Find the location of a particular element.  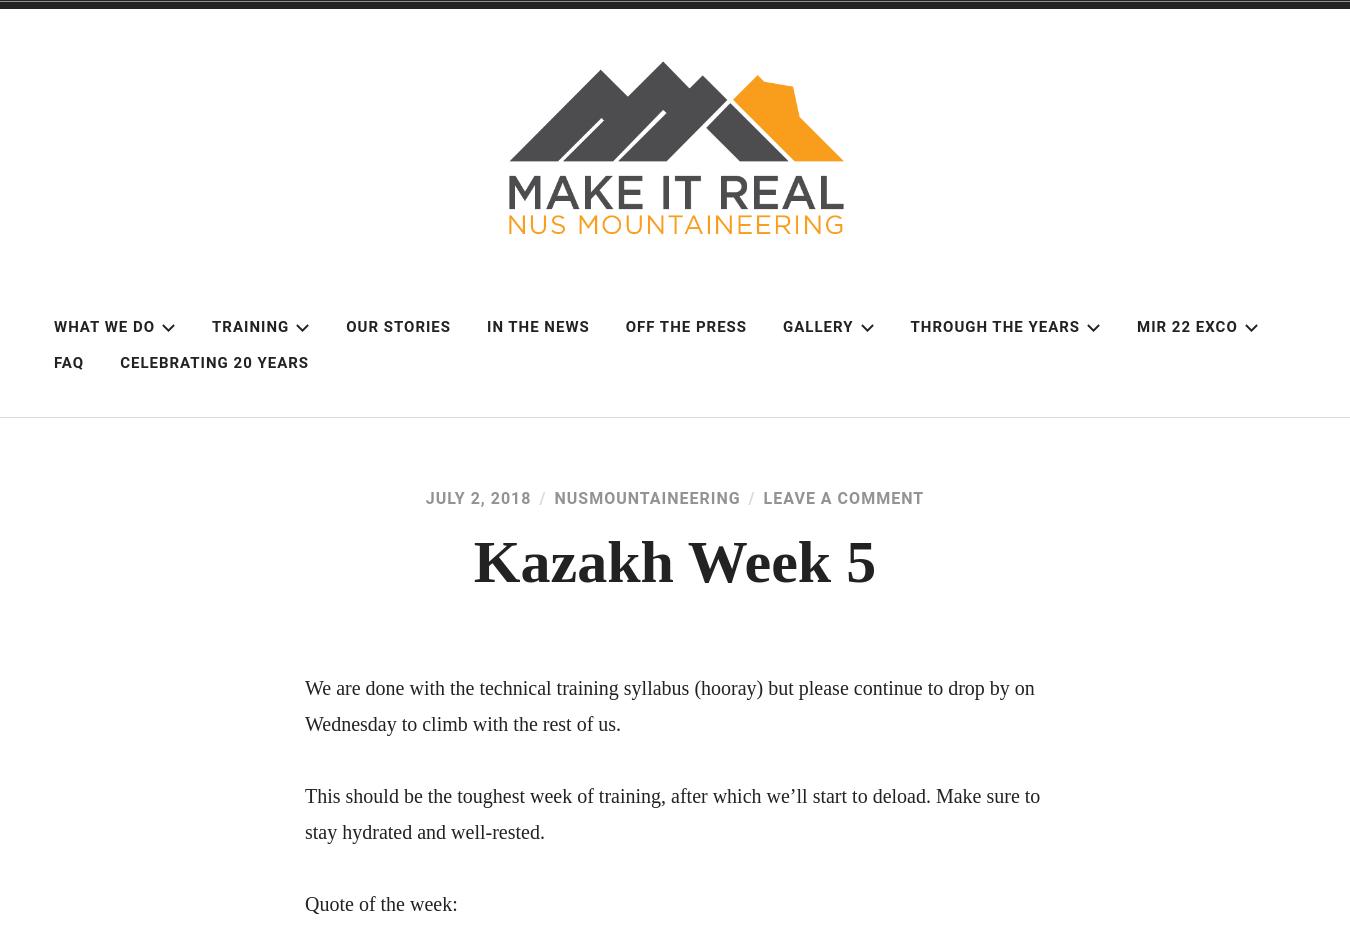

'Kazakh Week 5' is located at coordinates (472, 561).